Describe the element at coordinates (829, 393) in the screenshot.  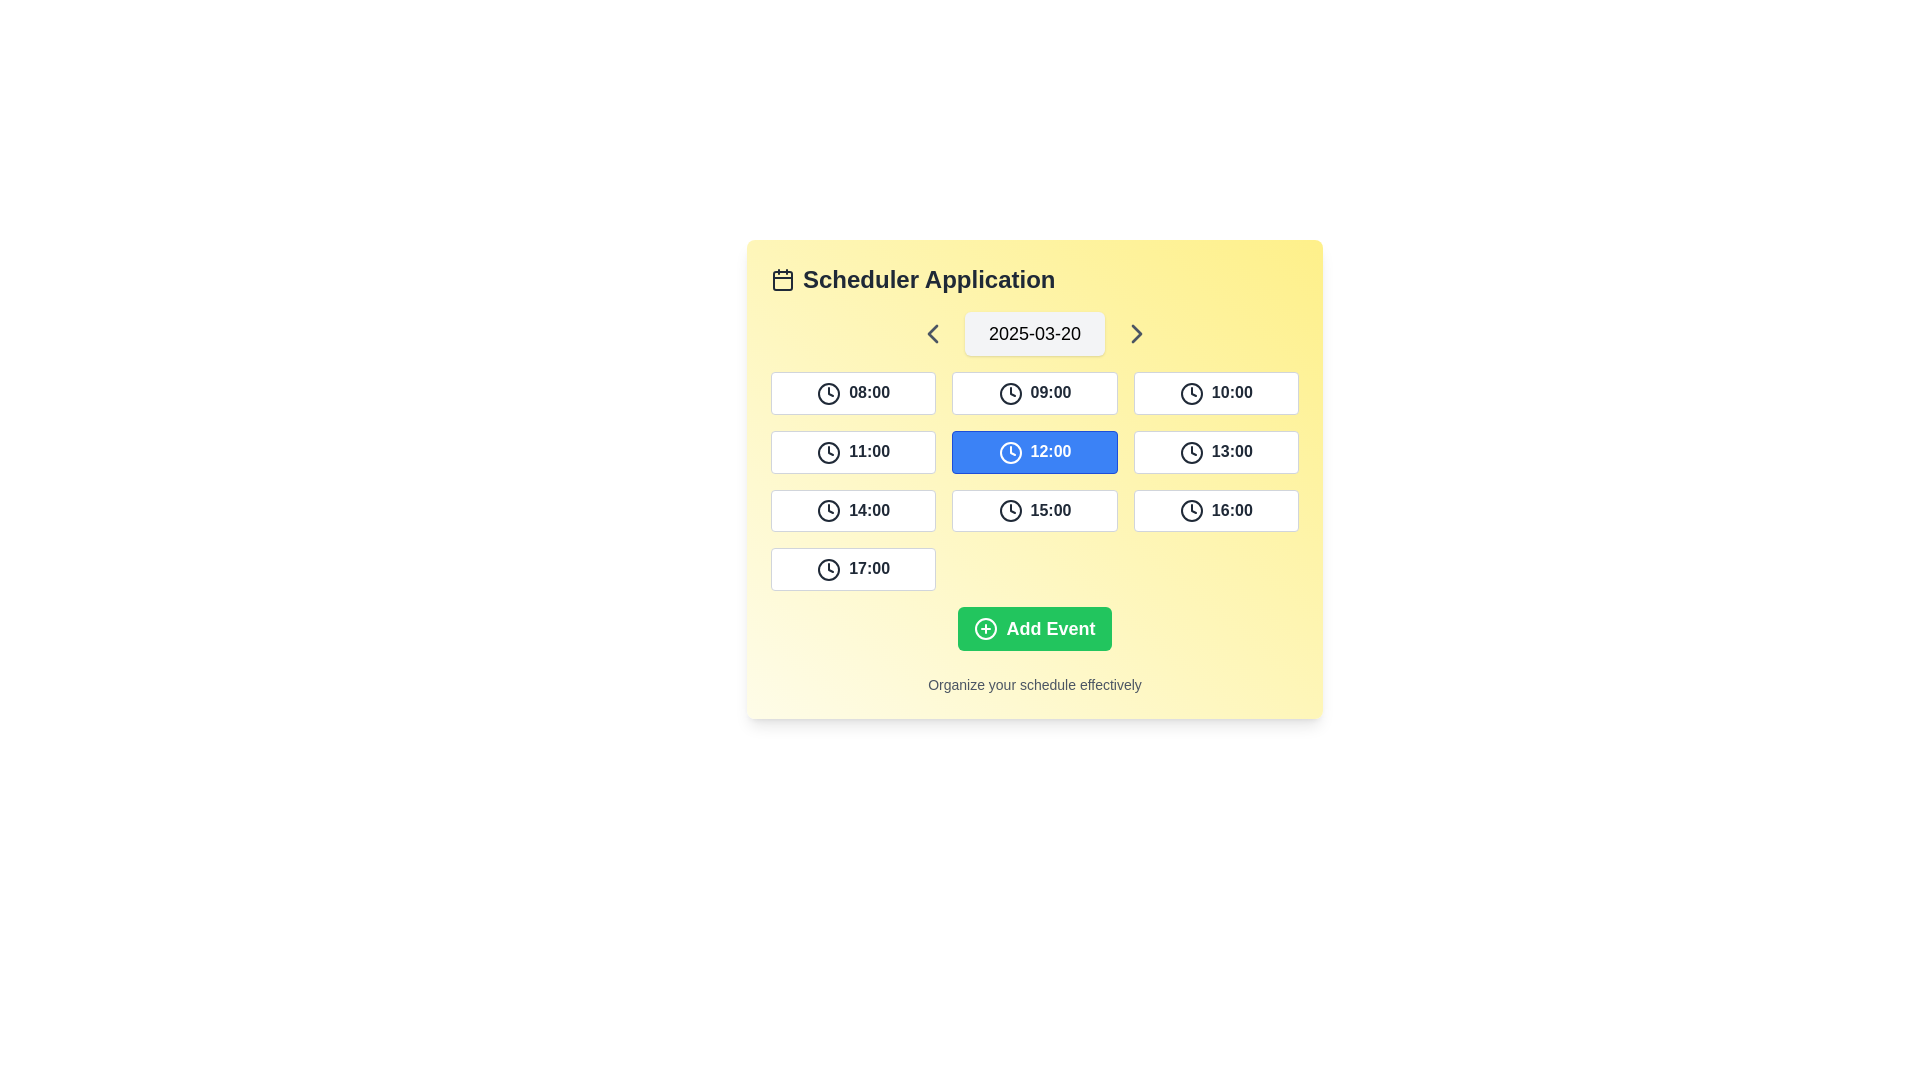
I see `the time indicated by the clock icon located to the left of the text '08:00' on the button in the Scheduler Application interface` at that location.